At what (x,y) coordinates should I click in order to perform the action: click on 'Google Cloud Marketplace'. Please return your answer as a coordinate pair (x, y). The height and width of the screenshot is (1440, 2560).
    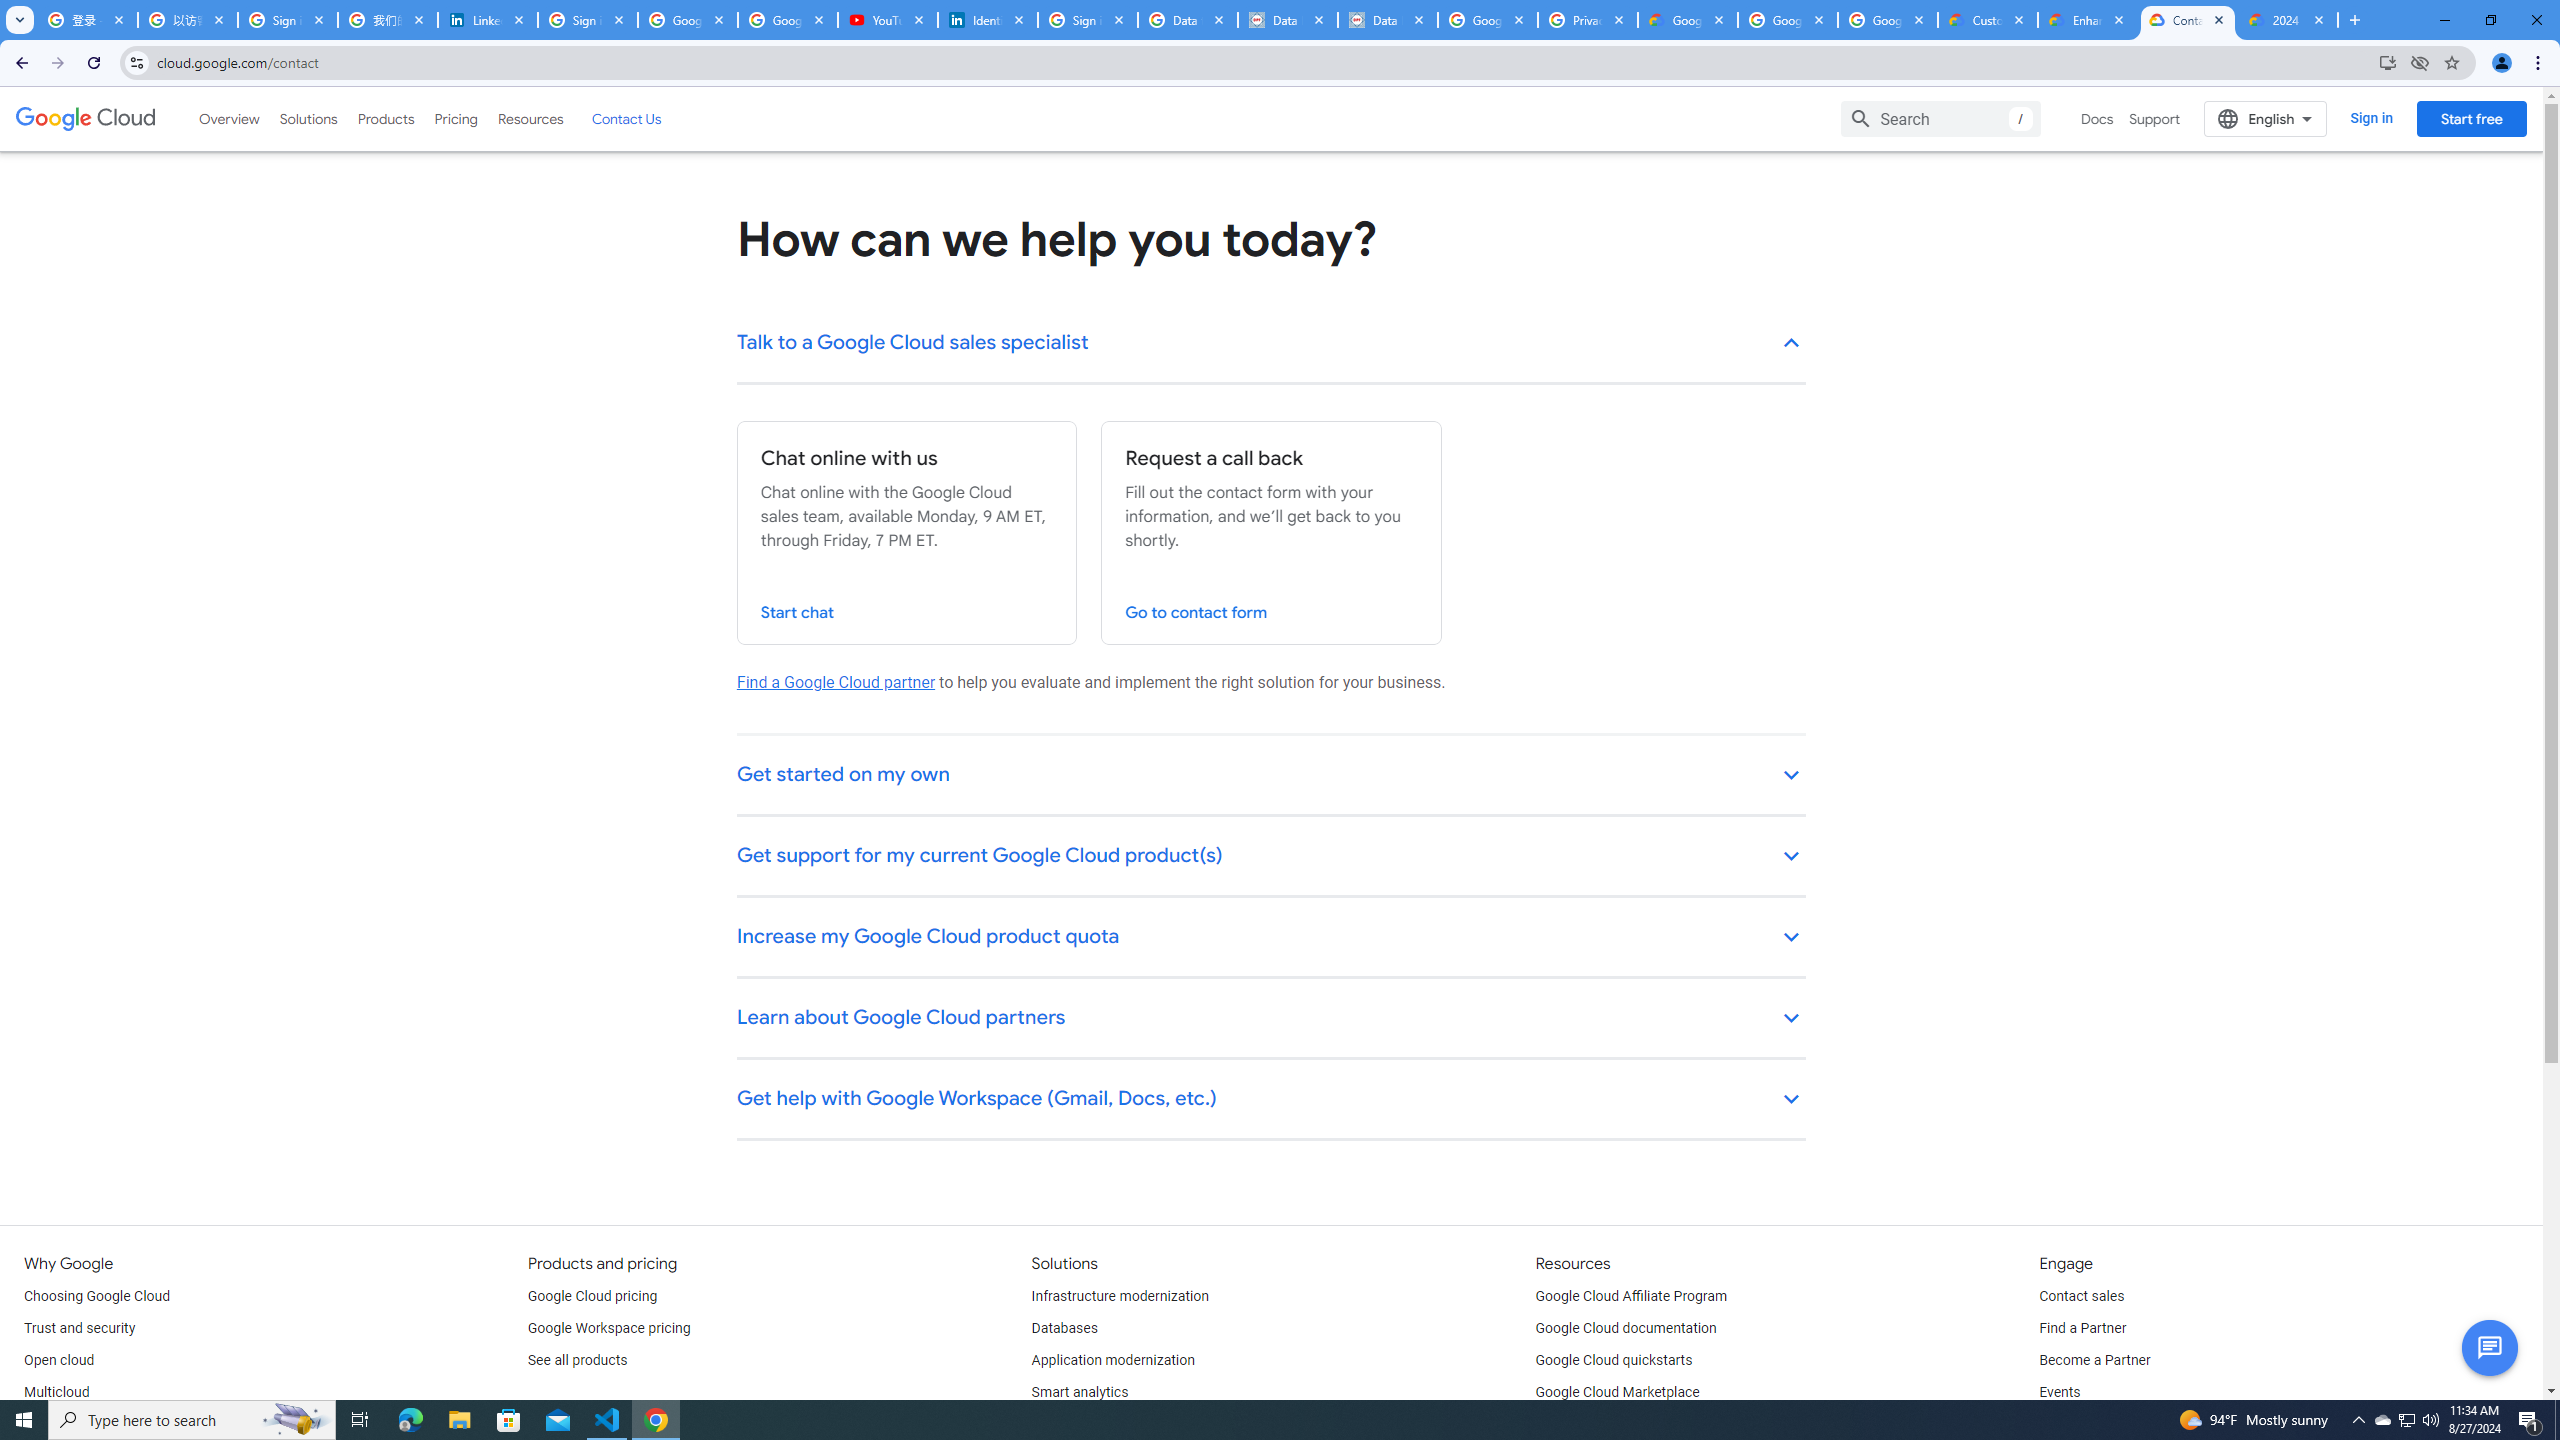
    Looking at the image, I should click on (1617, 1391).